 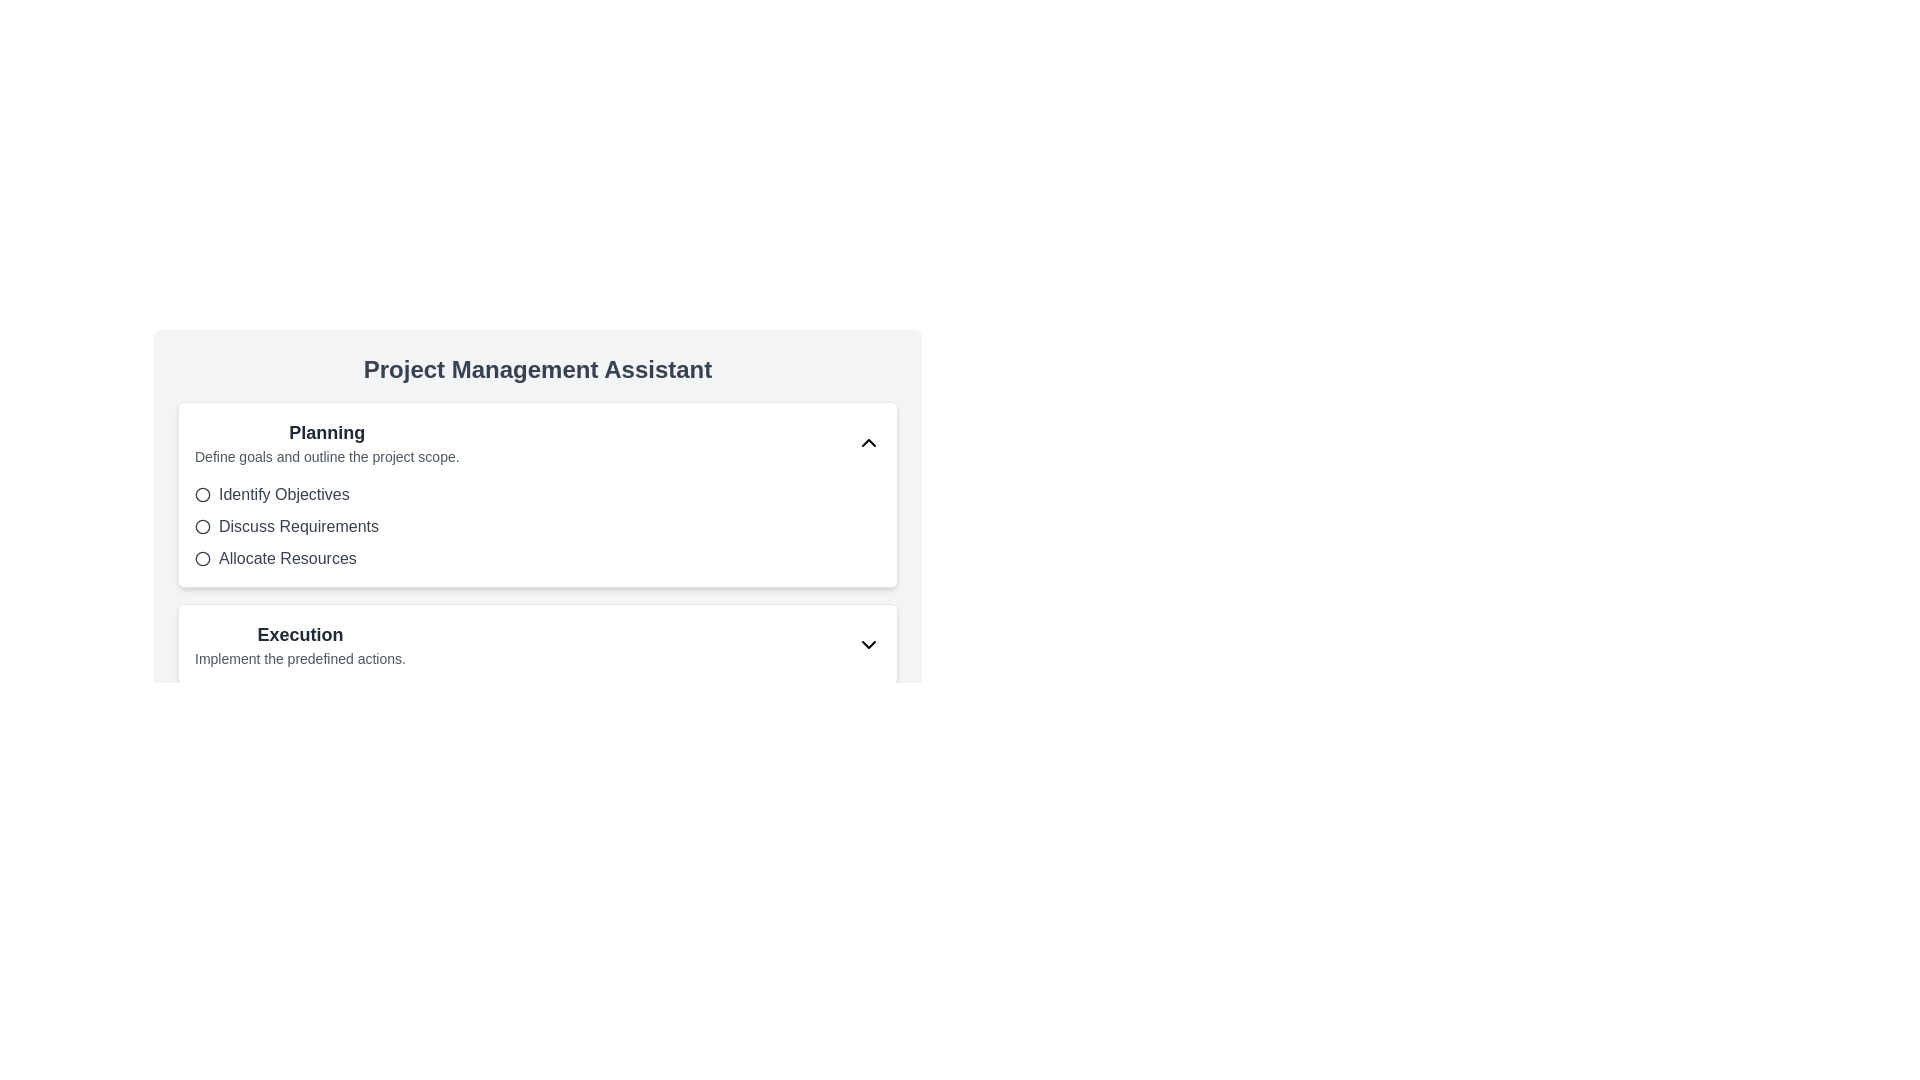 I want to click on the Text Block containing the title 'Execution' in bold and dark formatting, which is located below the 'Planning' section, so click(x=299, y=644).